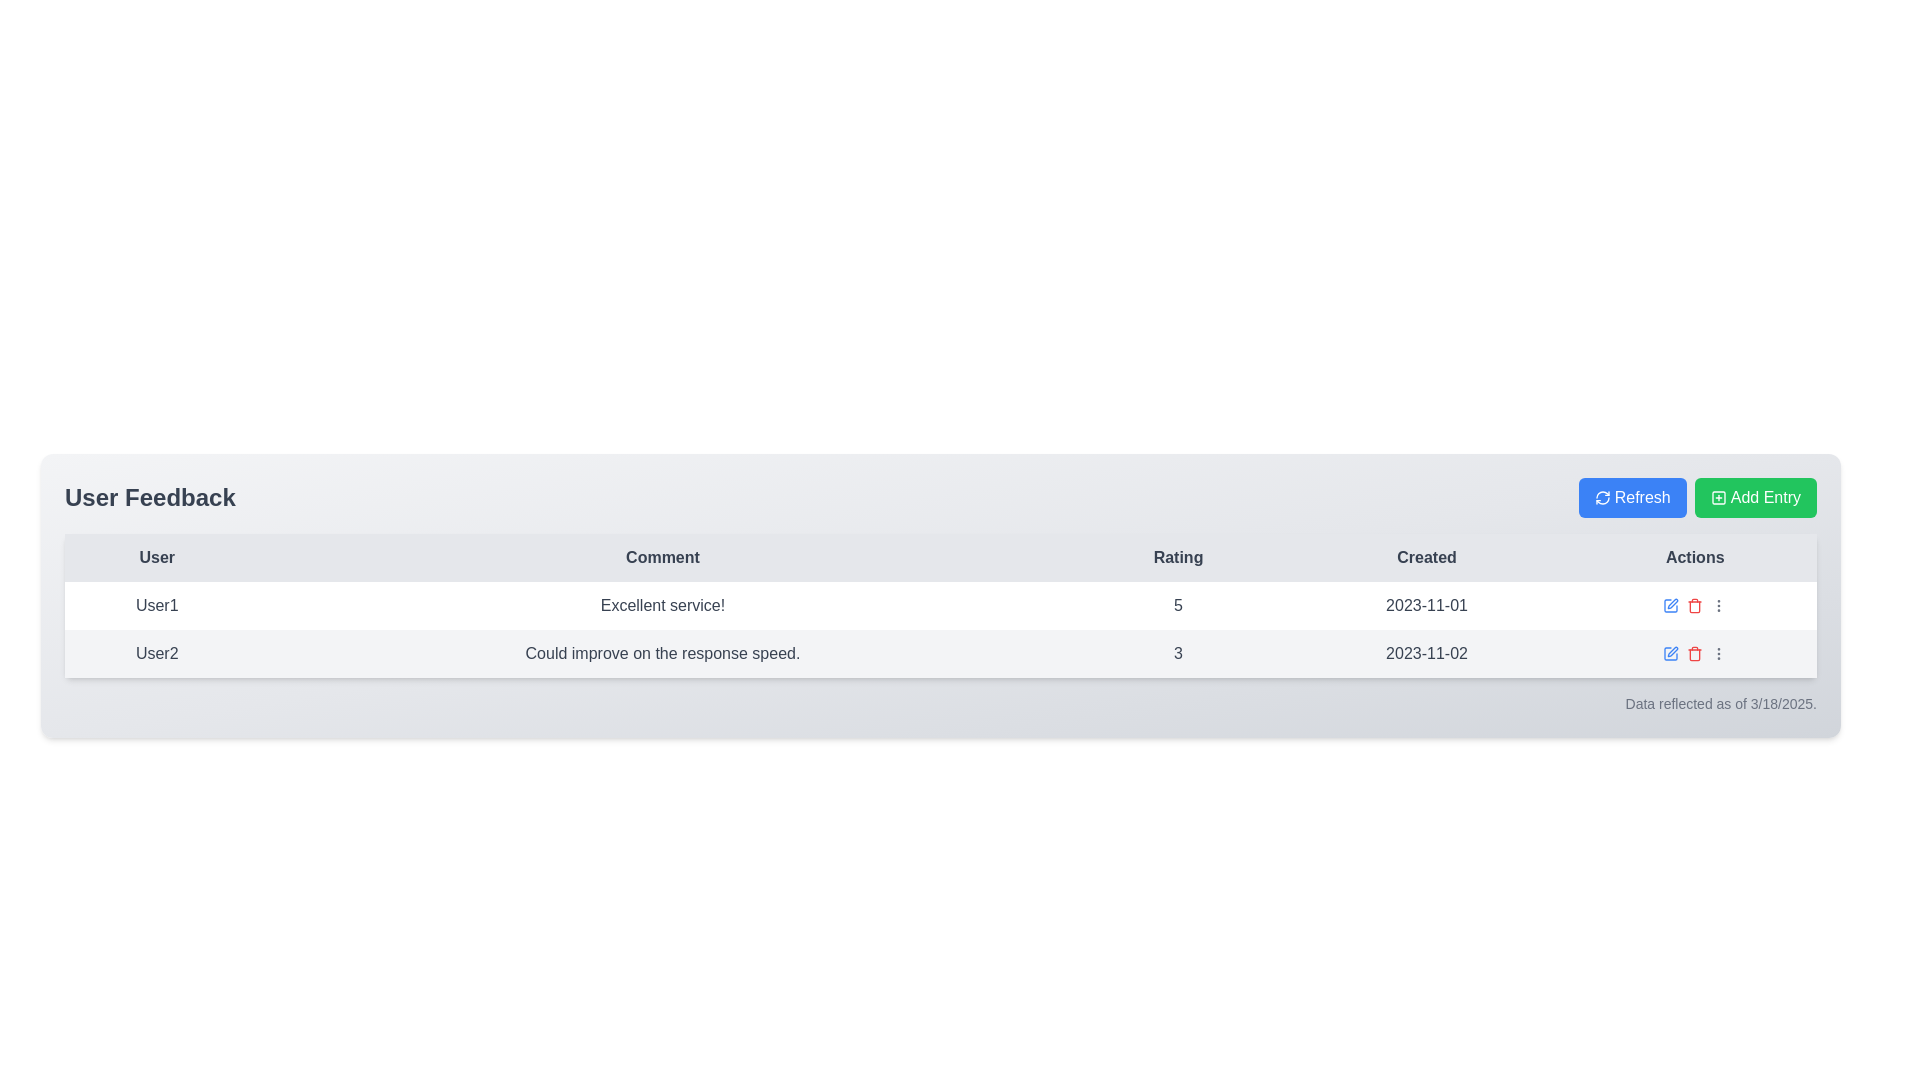 Image resolution: width=1920 pixels, height=1080 pixels. I want to click on the visual representation of the 'Refresh' icon located on the blue 'Refresh' button near the top-right corner of the interface, so click(1602, 496).